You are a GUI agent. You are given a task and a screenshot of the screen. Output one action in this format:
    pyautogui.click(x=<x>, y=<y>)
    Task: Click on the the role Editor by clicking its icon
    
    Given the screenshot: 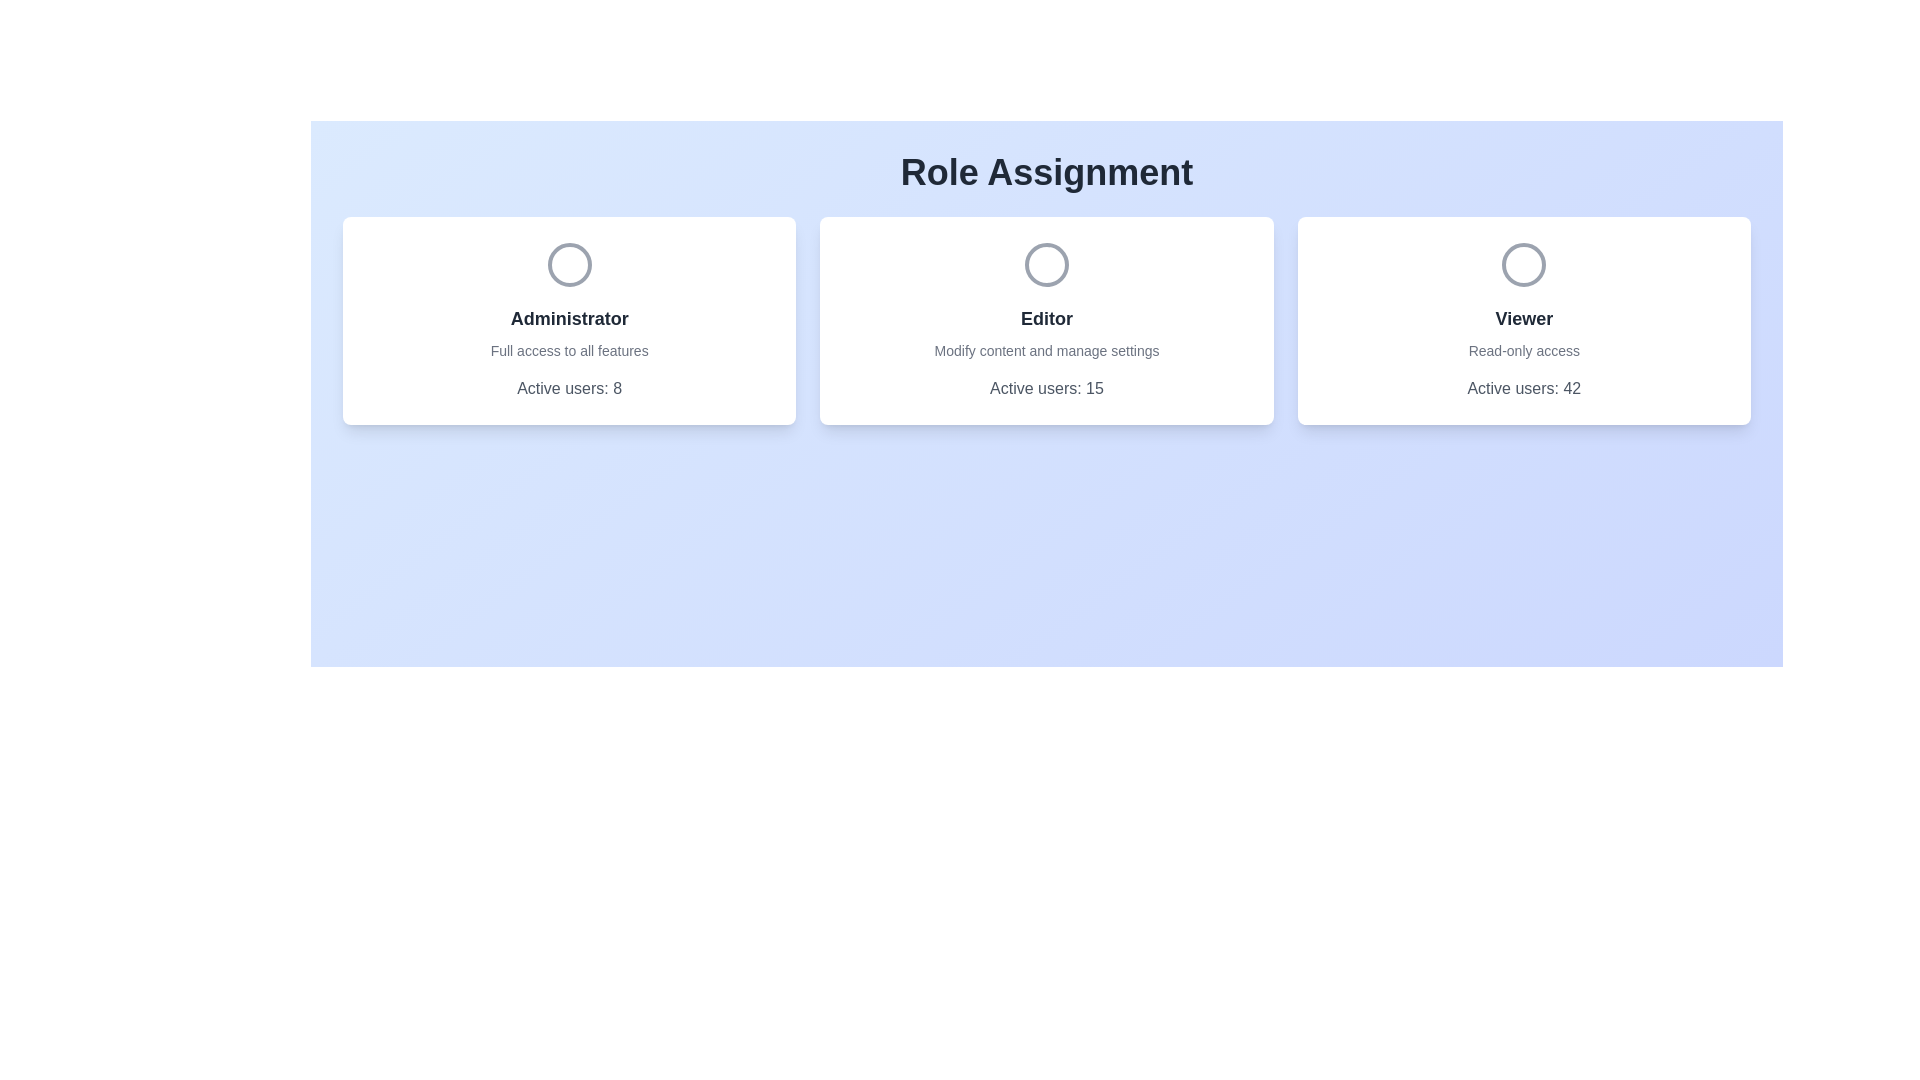 What is the action you would take?
    pyautogui.click(x=1045, y=264)
    